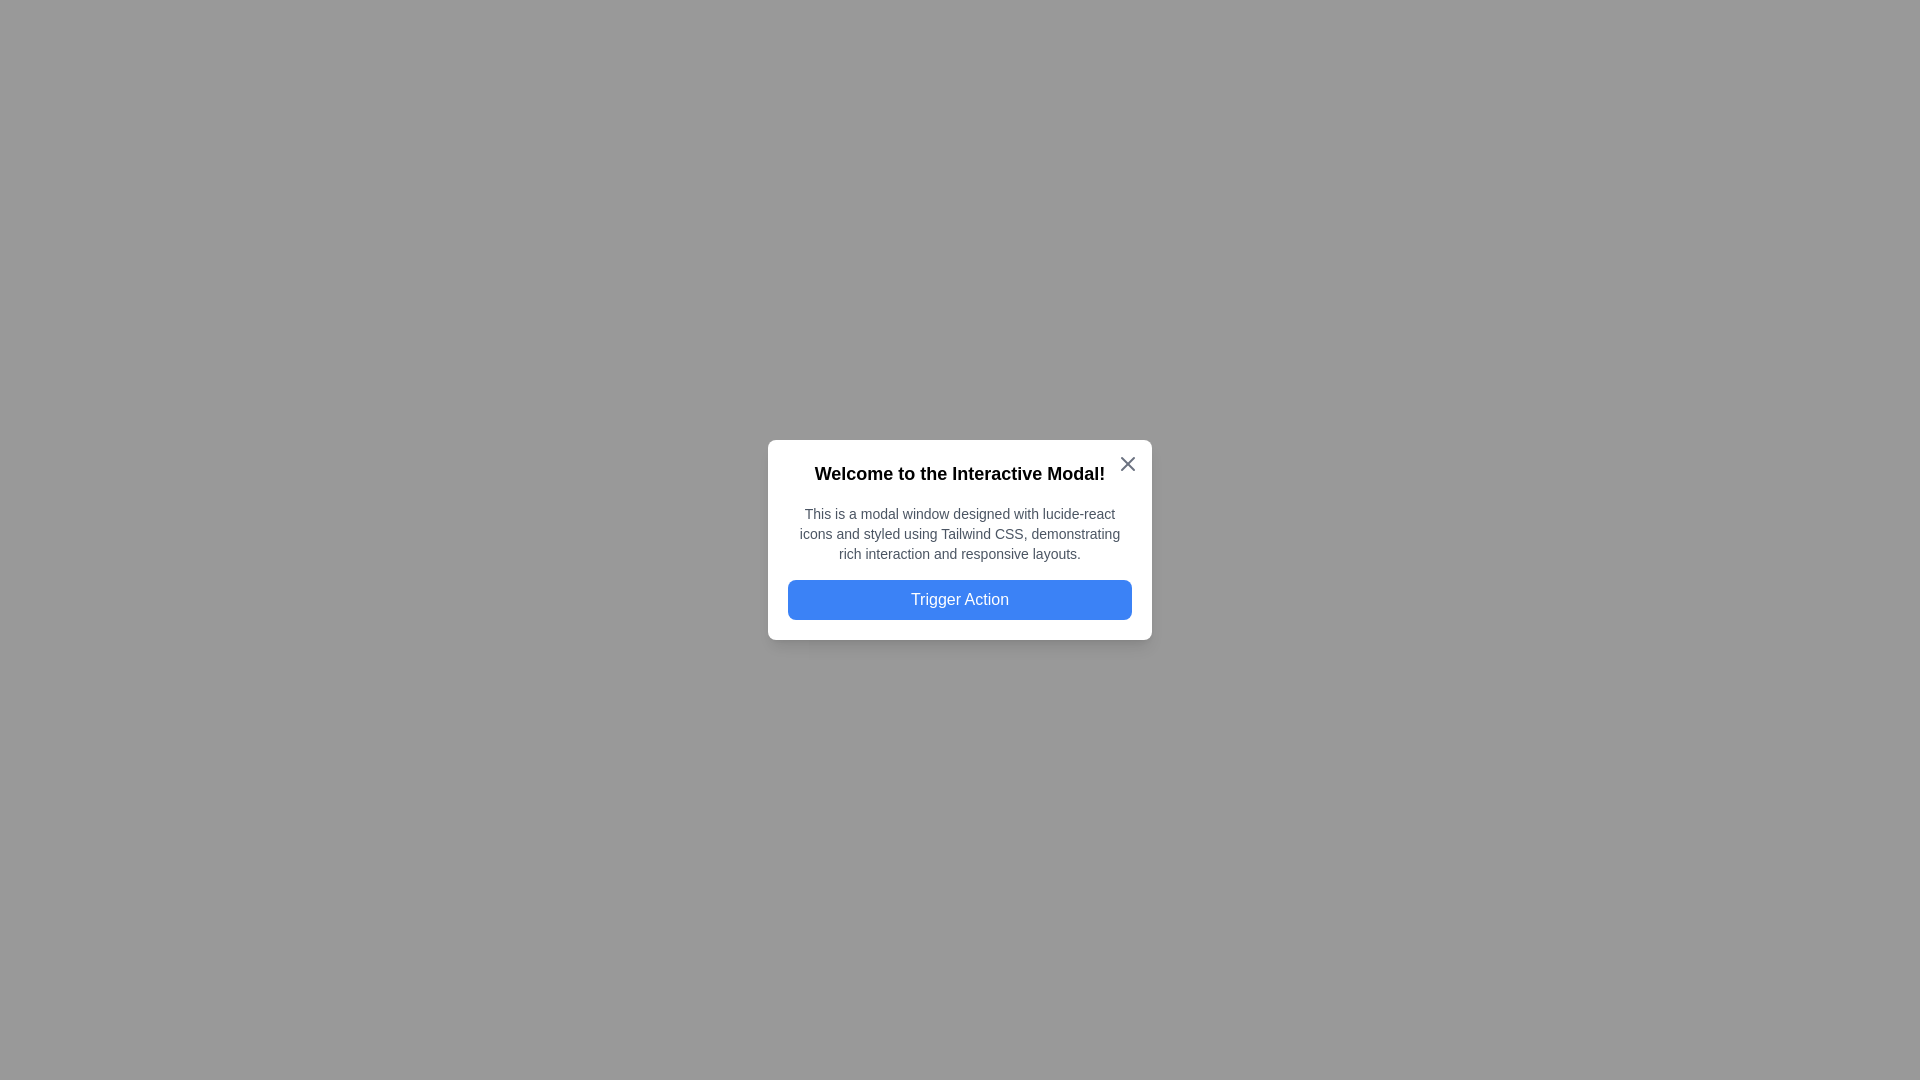  I want to click on the paragraph text element styled in gray, which contains the description within the modal window, so click(960, 532).